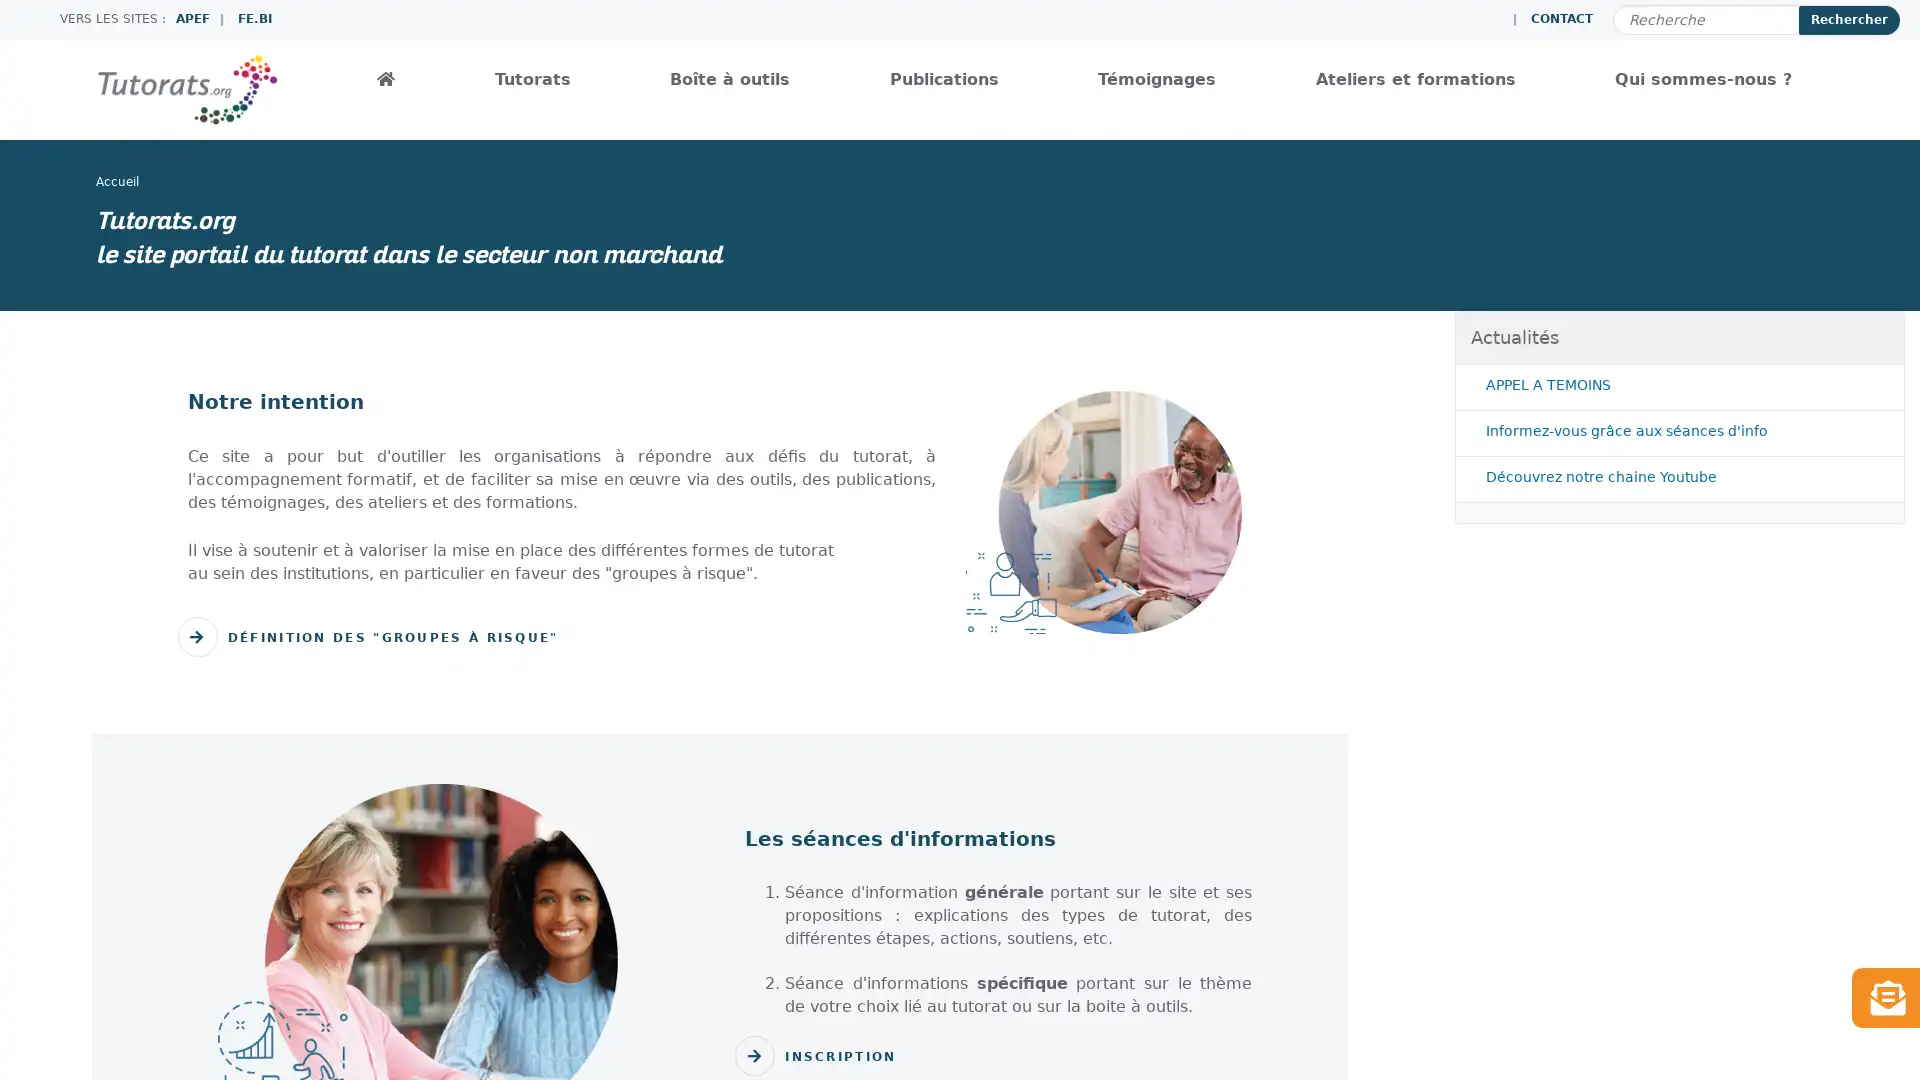  What do you see at coordinates (1848, 19) in the screenshot?
I see `Rechercher` at bounding box center [1848, 19].